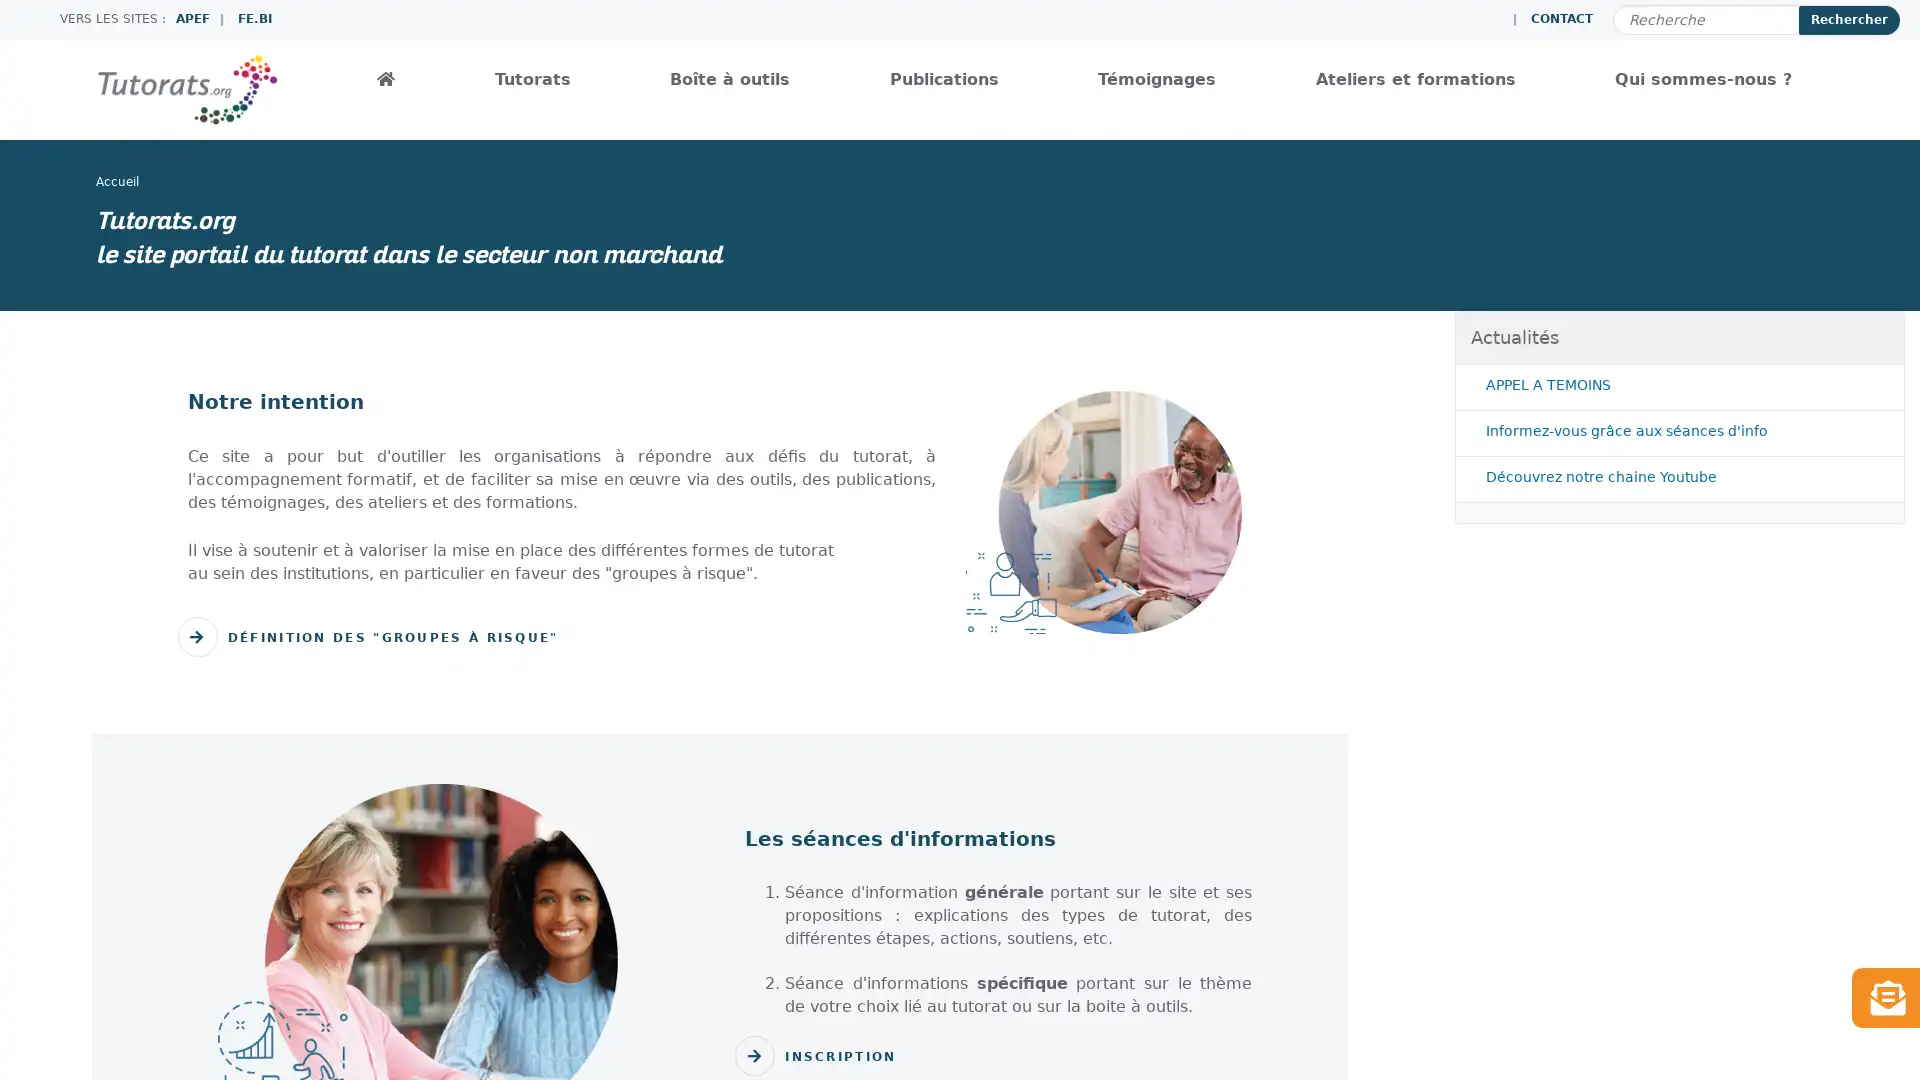  What do you see at coordinates (1848, 19) in the screenshot?
I see `Rechercher` at bounding box center [1848, 19].